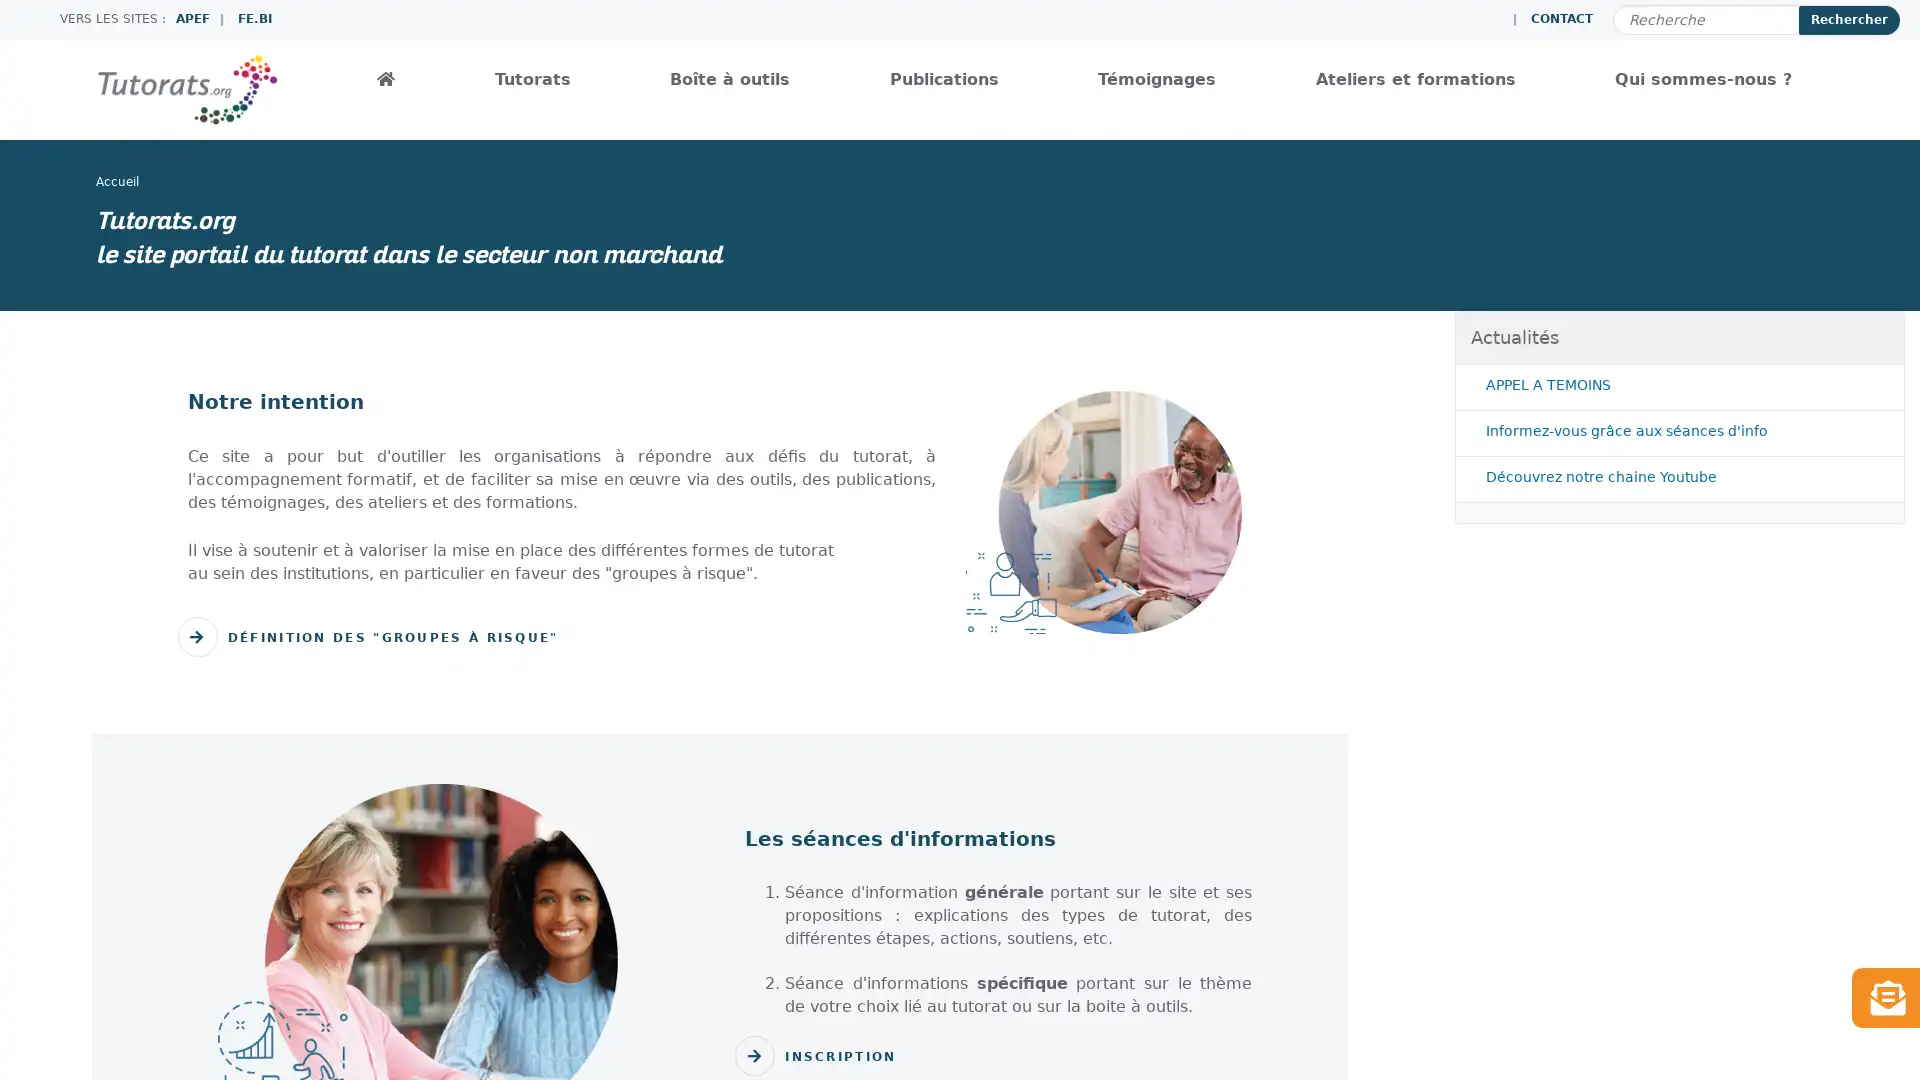  What do you see at coordinates (1848, 19) in the screenshot?
I see `Rechercher` at bounding box center [1848, 19].